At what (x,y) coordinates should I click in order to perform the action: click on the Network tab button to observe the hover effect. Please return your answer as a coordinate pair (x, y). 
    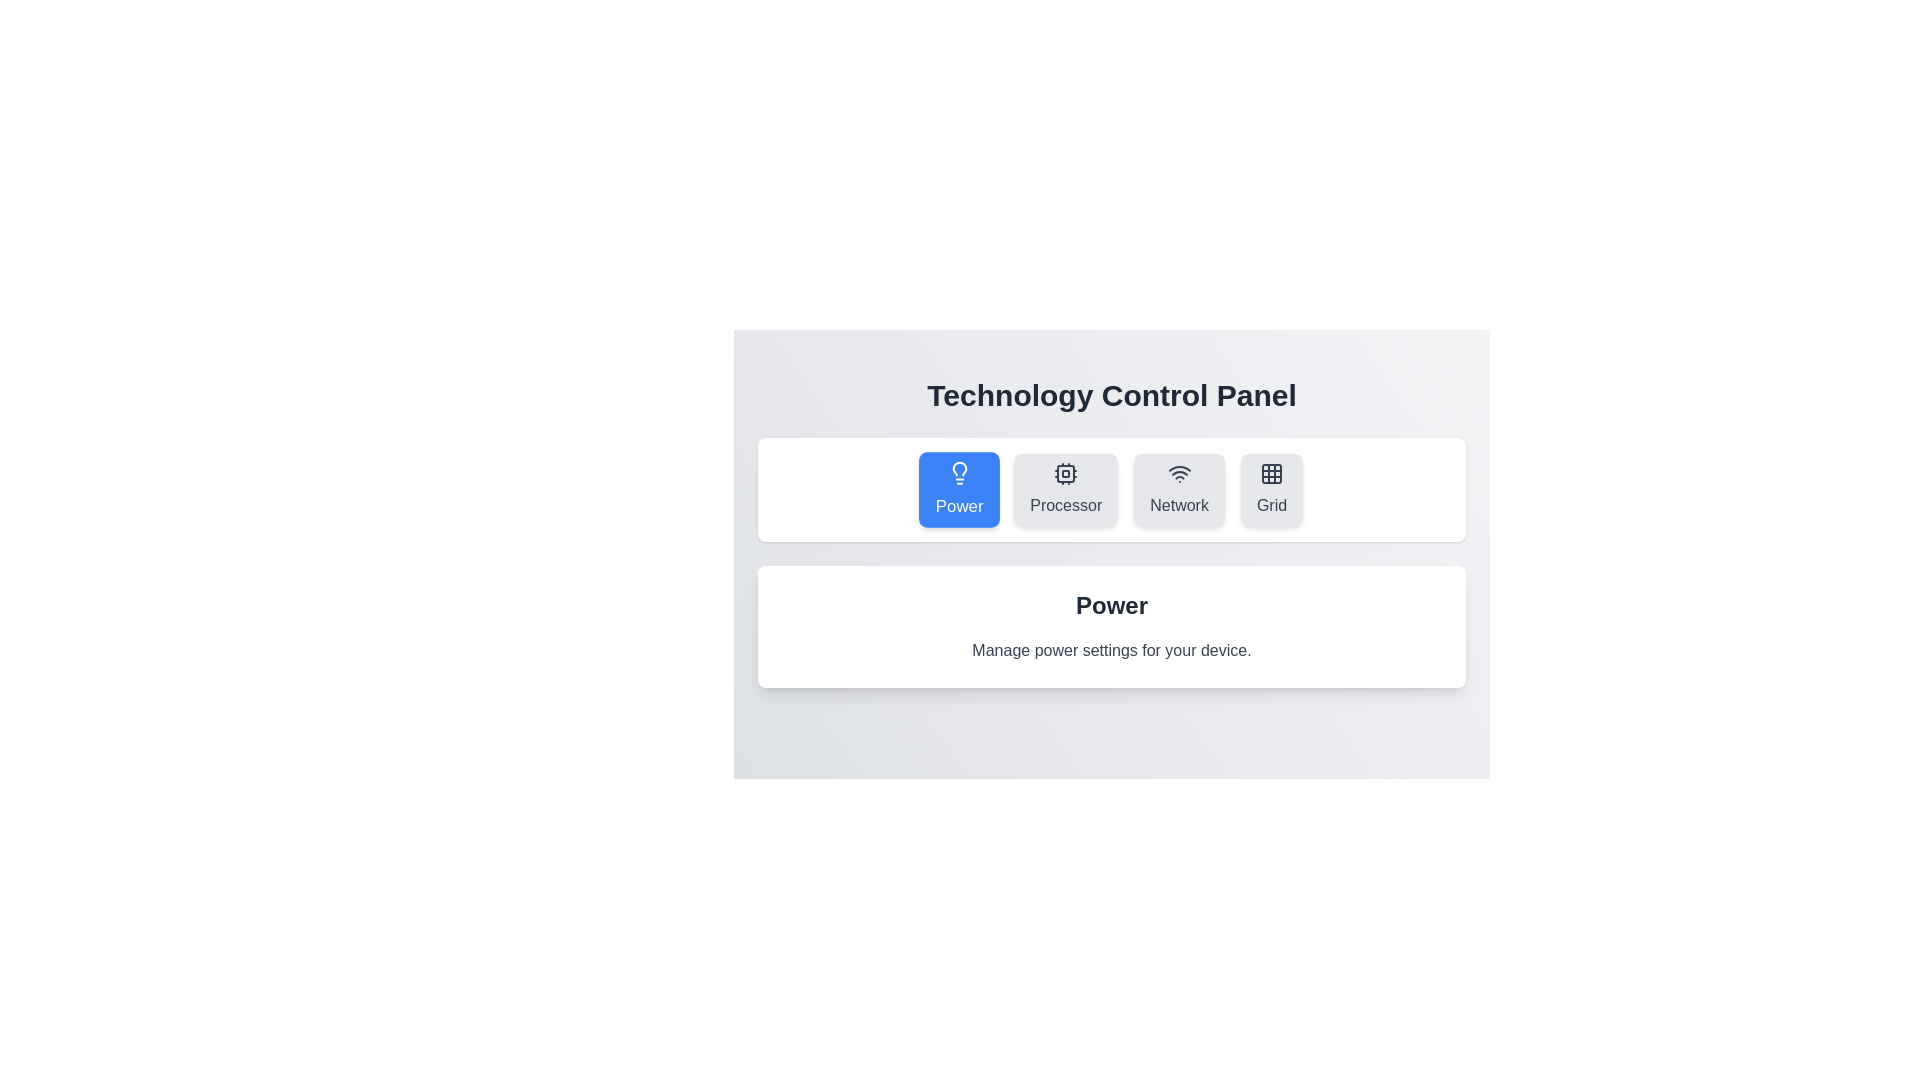
    Looking at the image, I should click on (1179, 489).